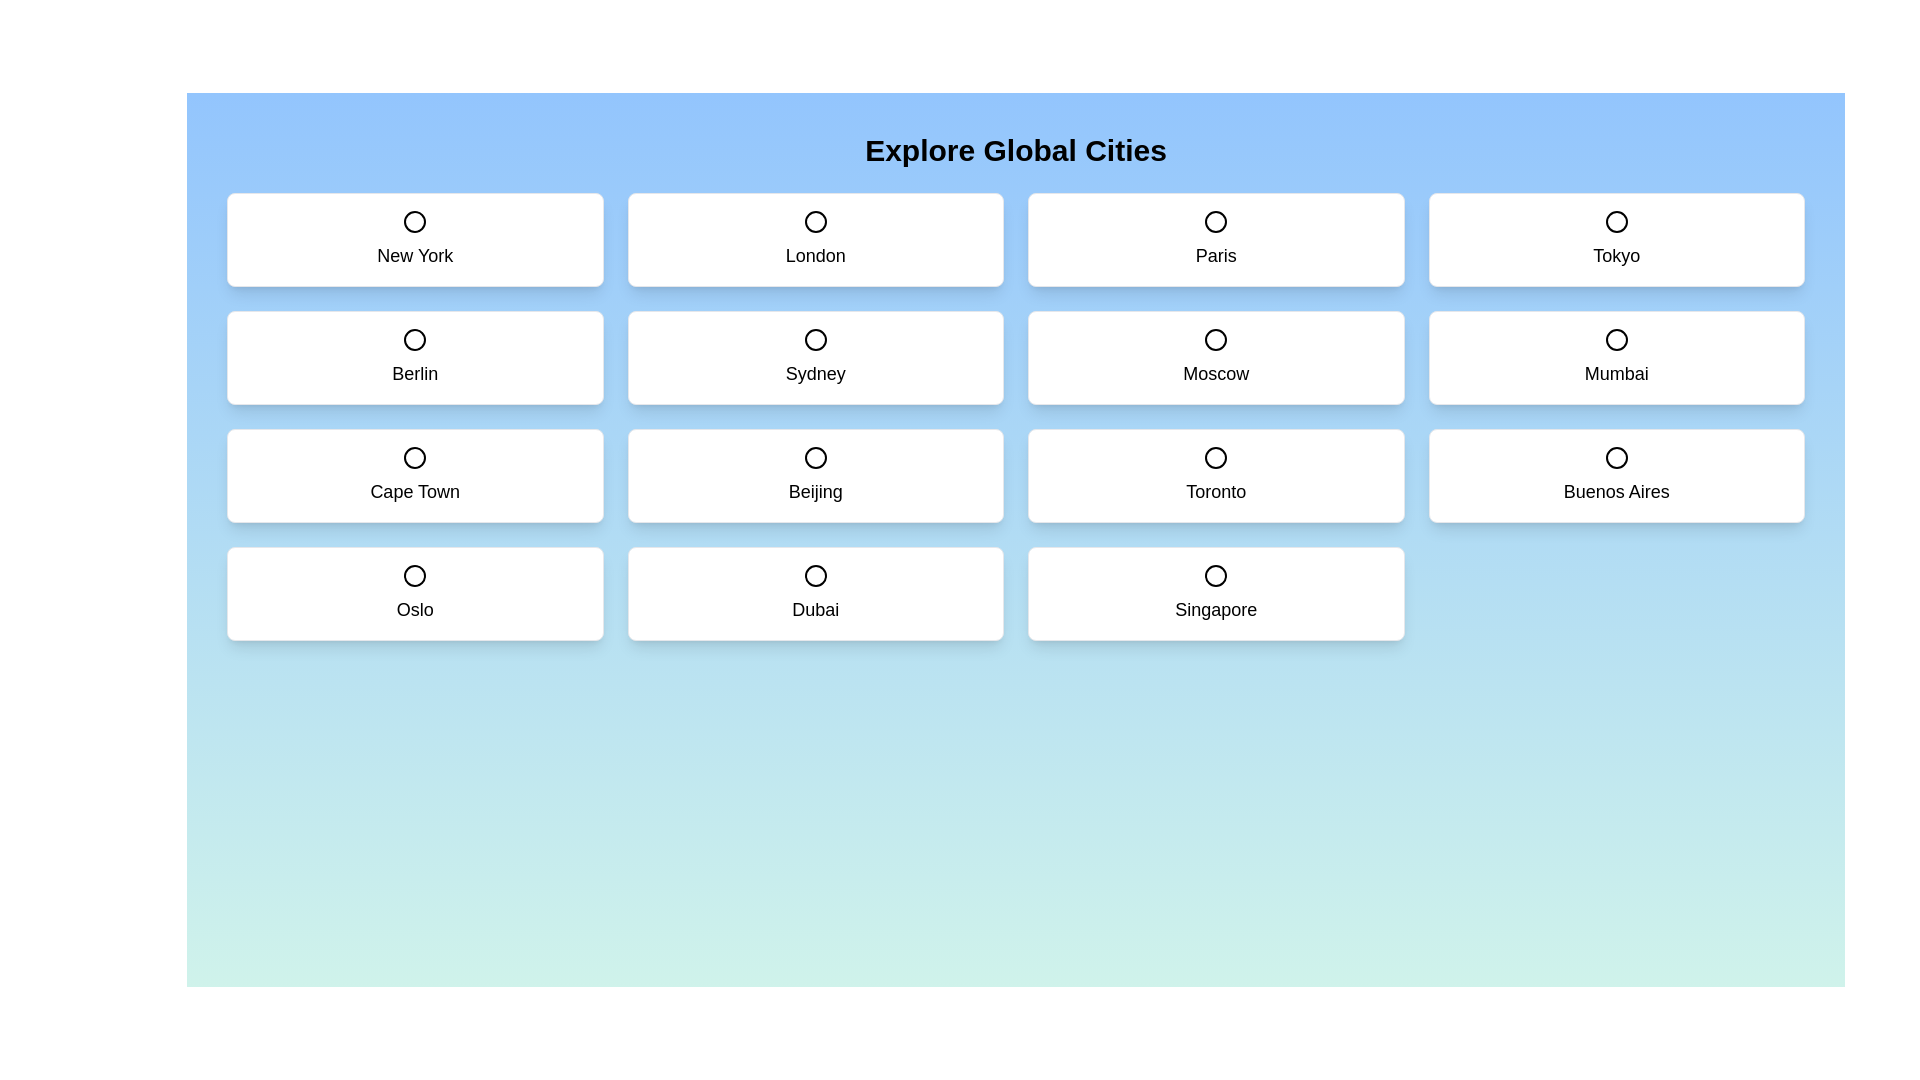  I want to click on the city card labeled Cape Town to toggle its selection state, so click(414, 475).